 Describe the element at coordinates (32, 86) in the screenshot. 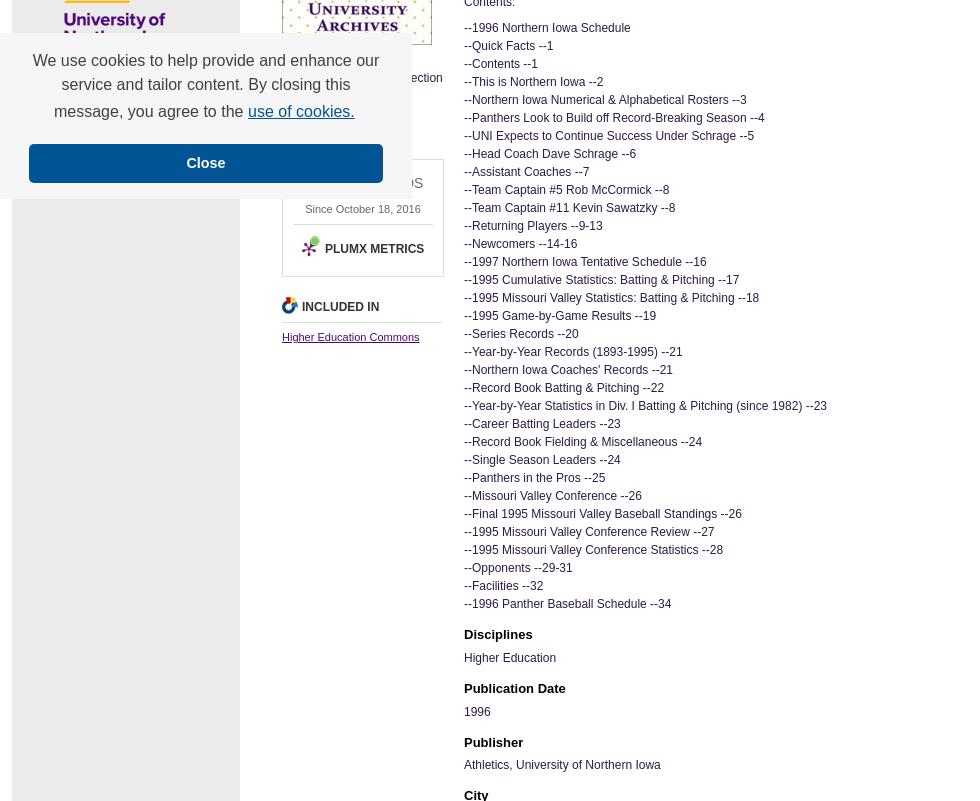

I see `'We use cookies to help provide and enhance our service and tailor content. By closing this message, you agree to the'` at that location.